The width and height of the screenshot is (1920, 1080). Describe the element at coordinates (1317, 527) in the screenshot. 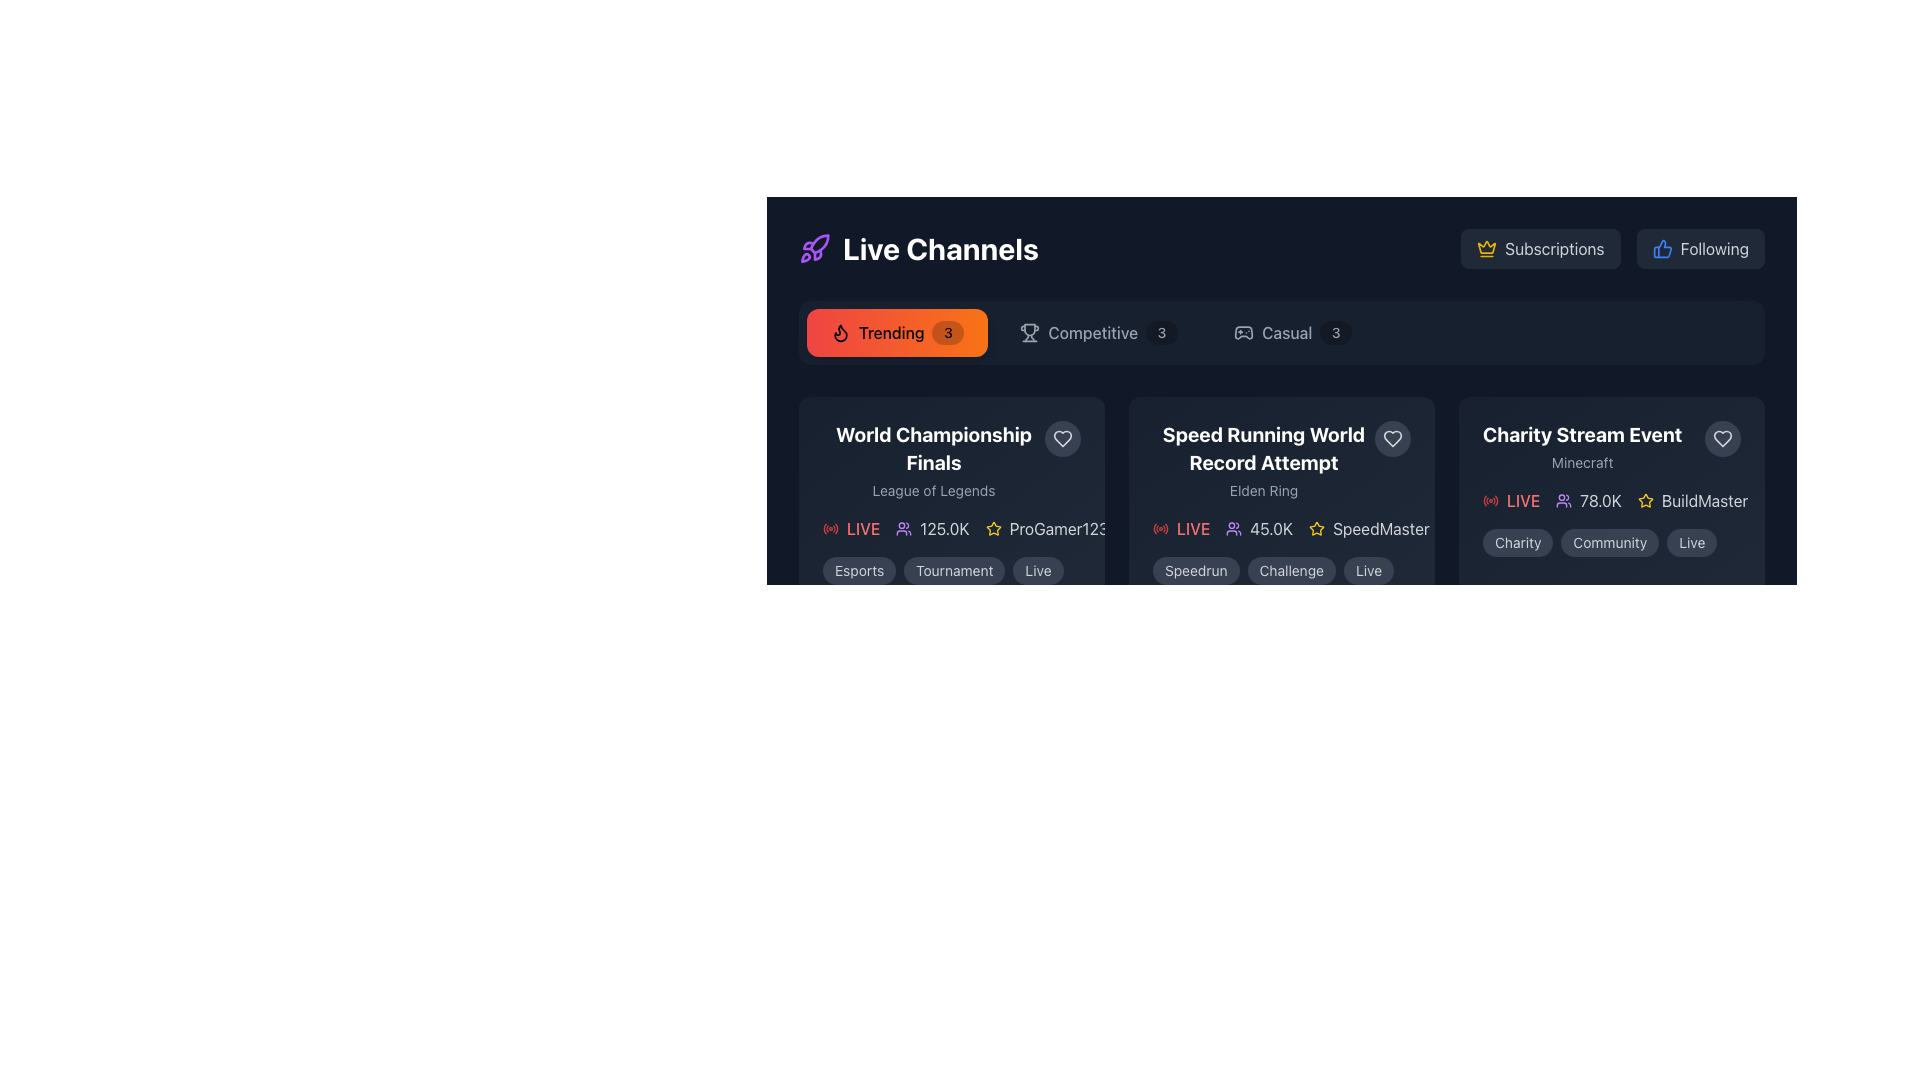

I see `the star icon located next to the channel name 'SpeedMaster' in the card for the 'Speed Running World Record Attempt' streaming event` at that location.